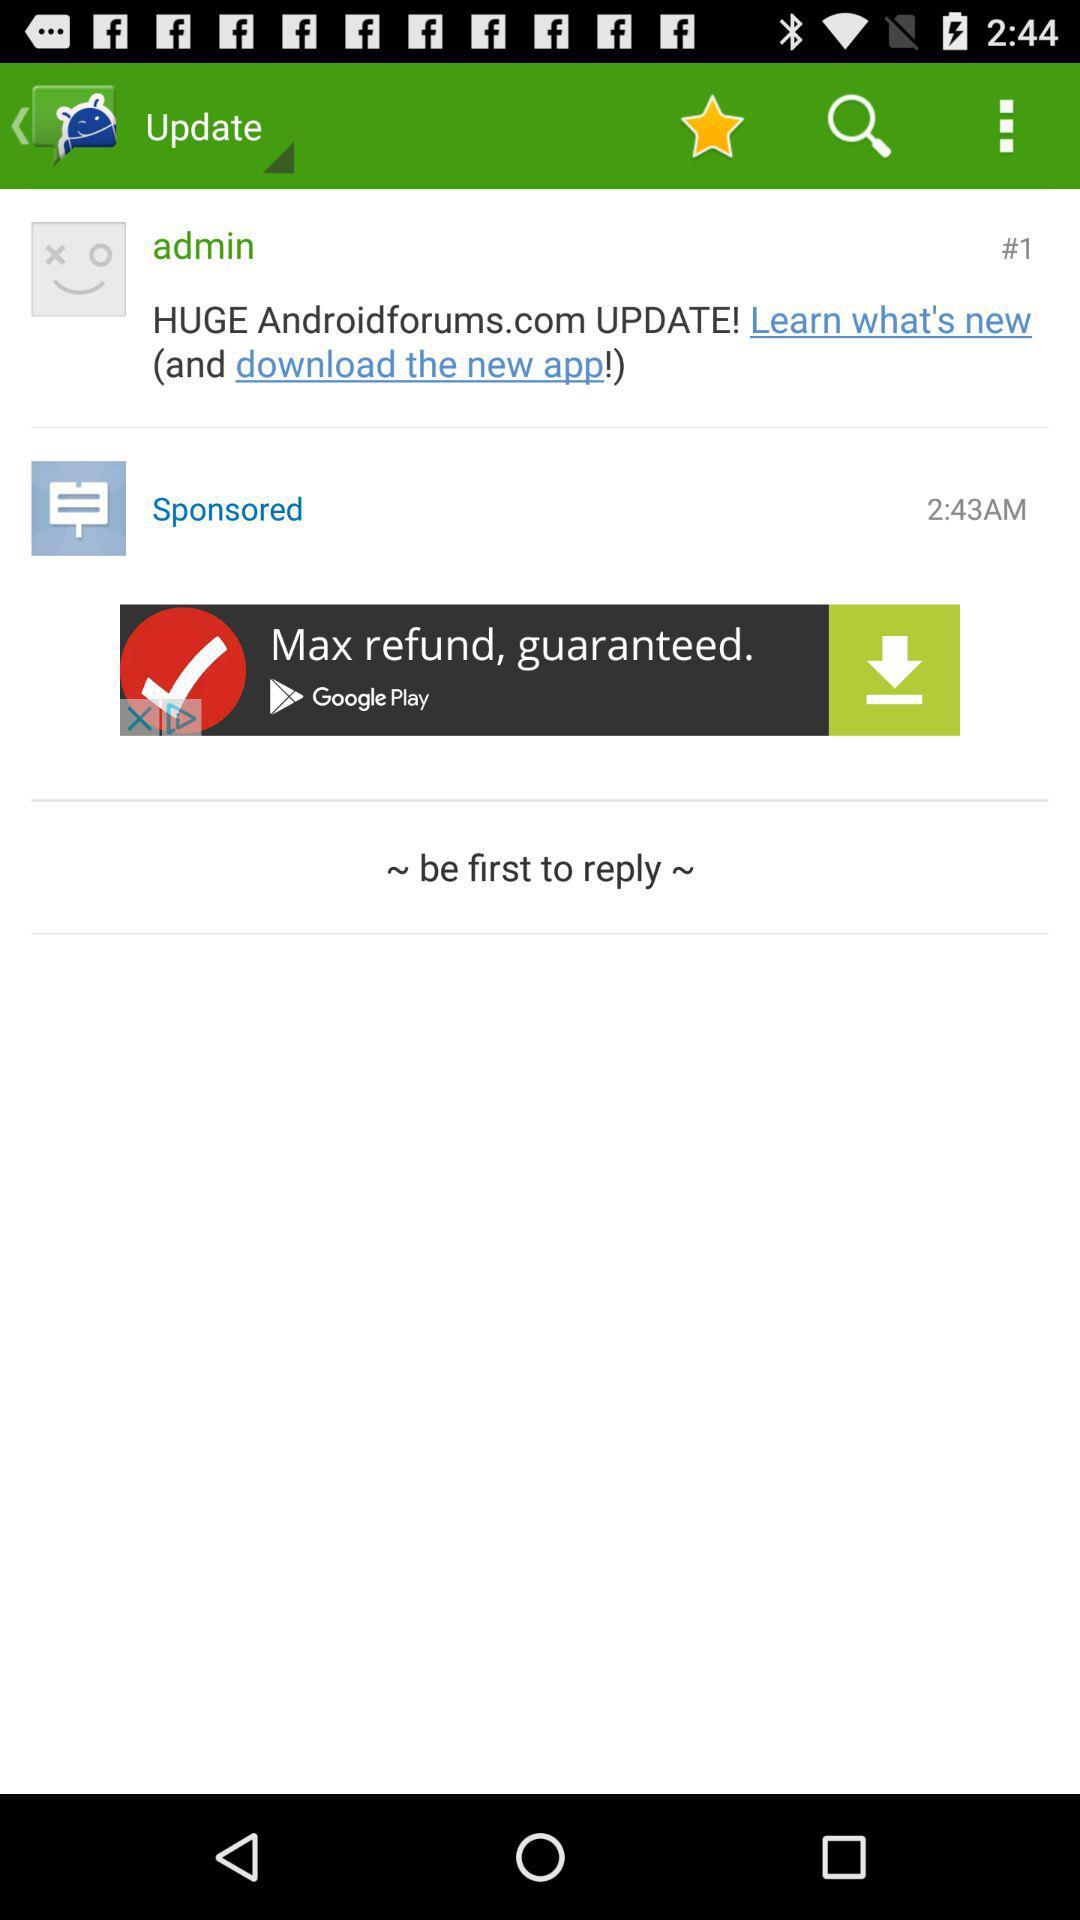 The image size is (1080, 1920). What do you see at coordinates (540, 670) in the screenshot?
I see `visit advertisement website` at bounding box center [540, 670].